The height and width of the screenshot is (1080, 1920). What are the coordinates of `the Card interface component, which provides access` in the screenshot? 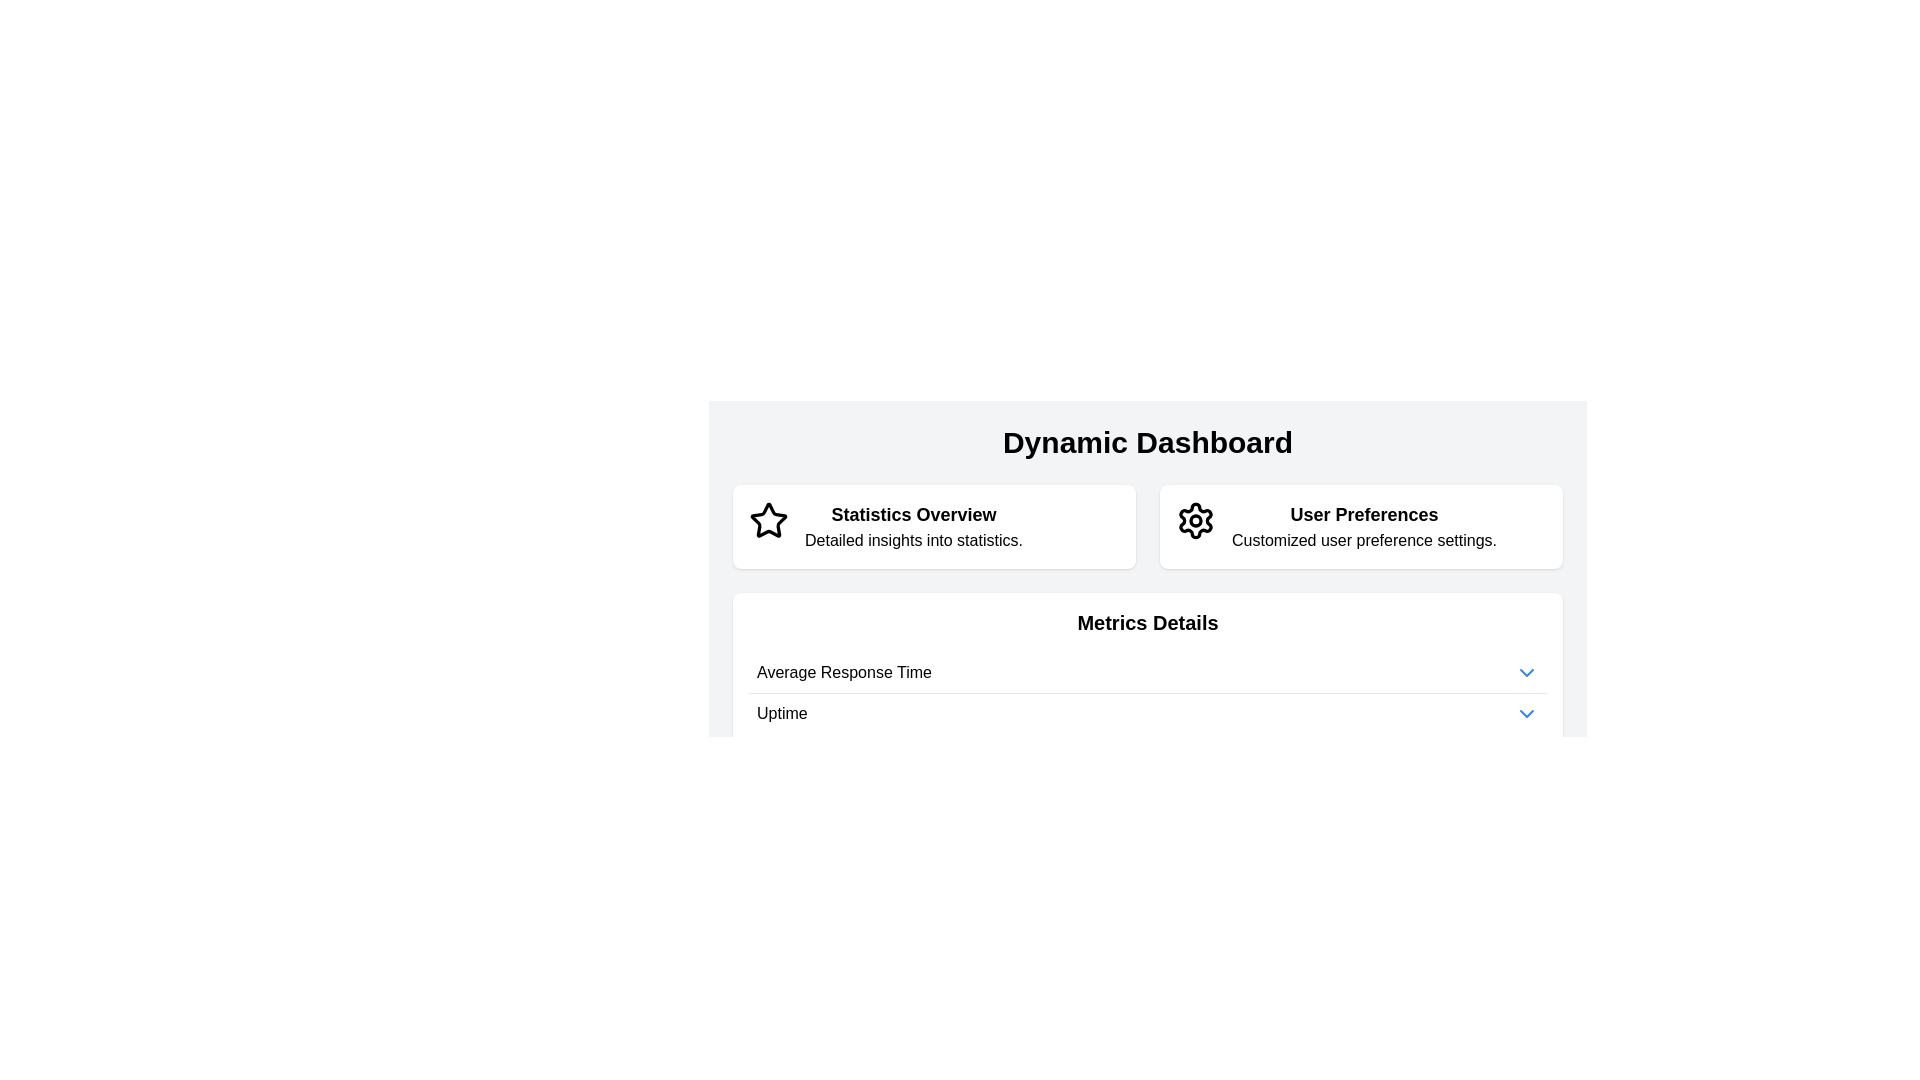 It's located at (1360, 526).